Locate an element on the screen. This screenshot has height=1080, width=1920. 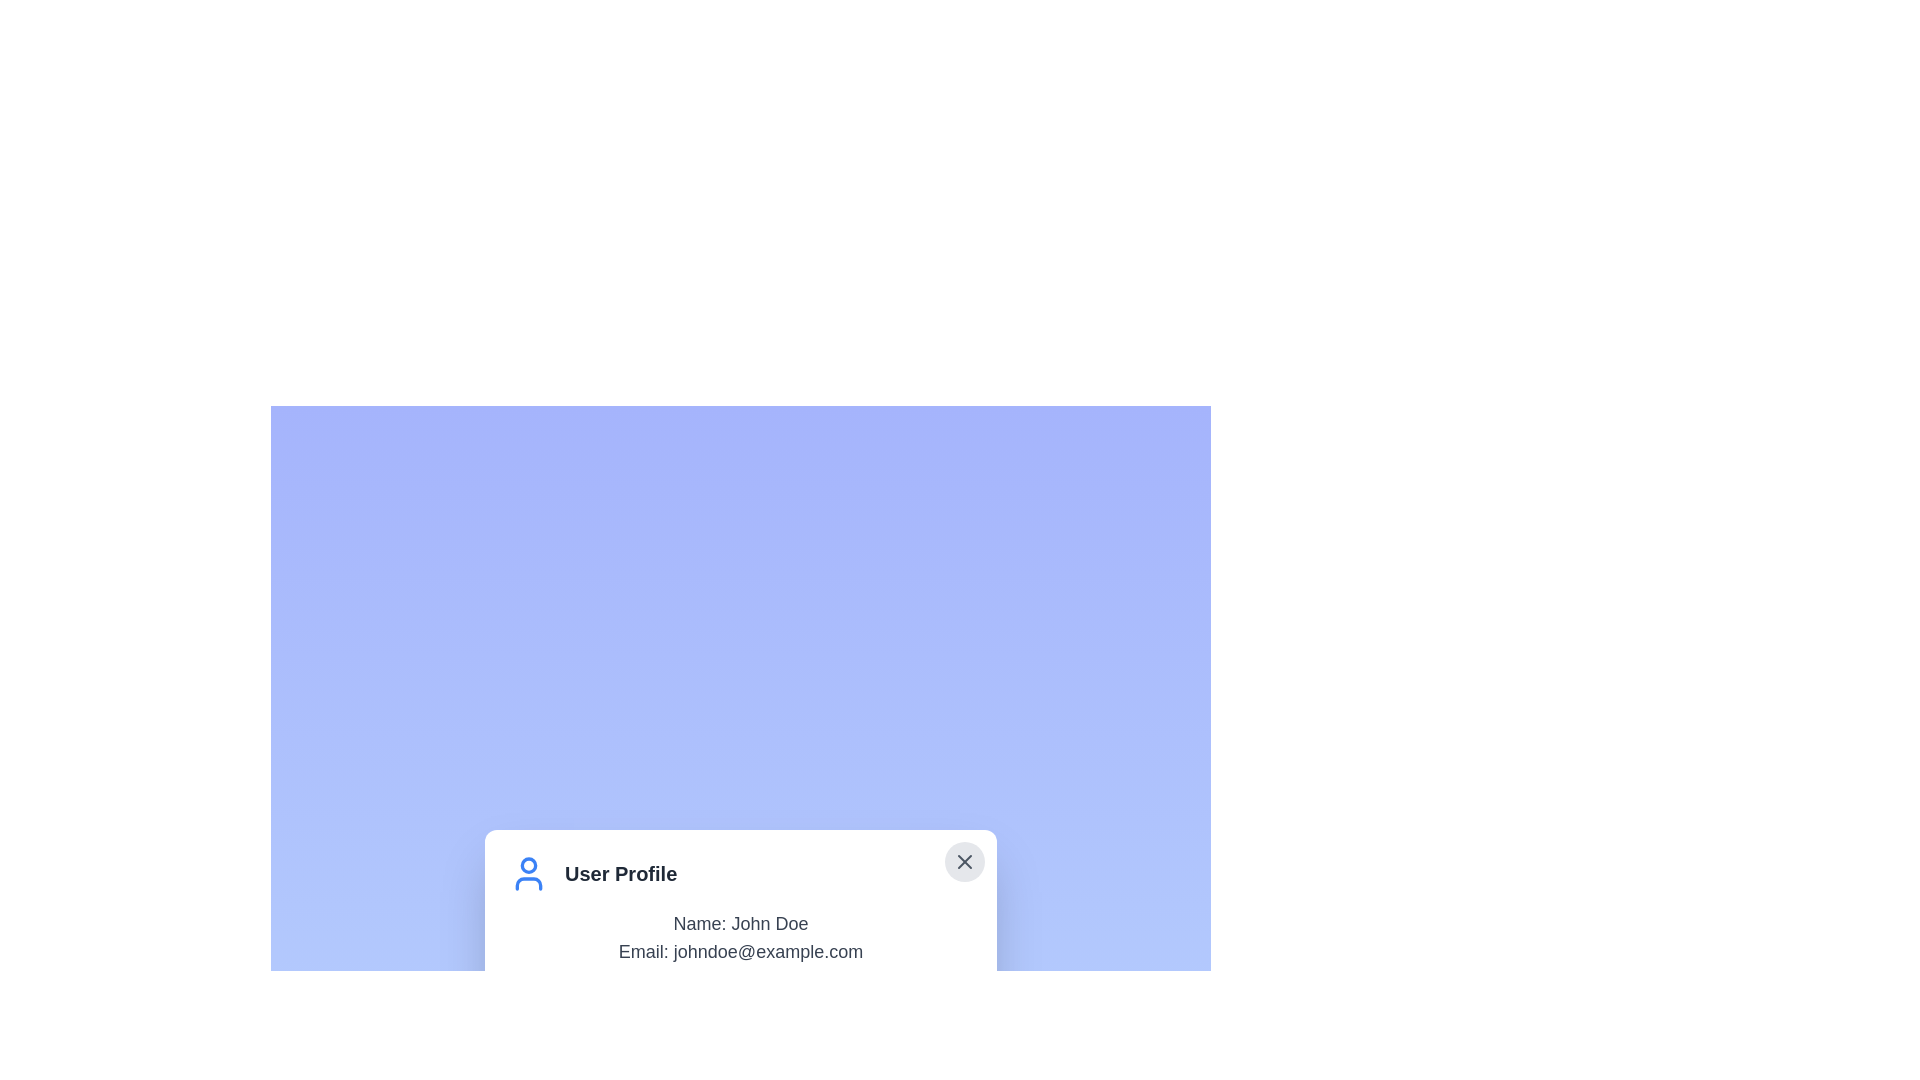
the circular close button with an 'X' icon at the top-right corner of the user profile dialog is located at coordinates (964, 860).